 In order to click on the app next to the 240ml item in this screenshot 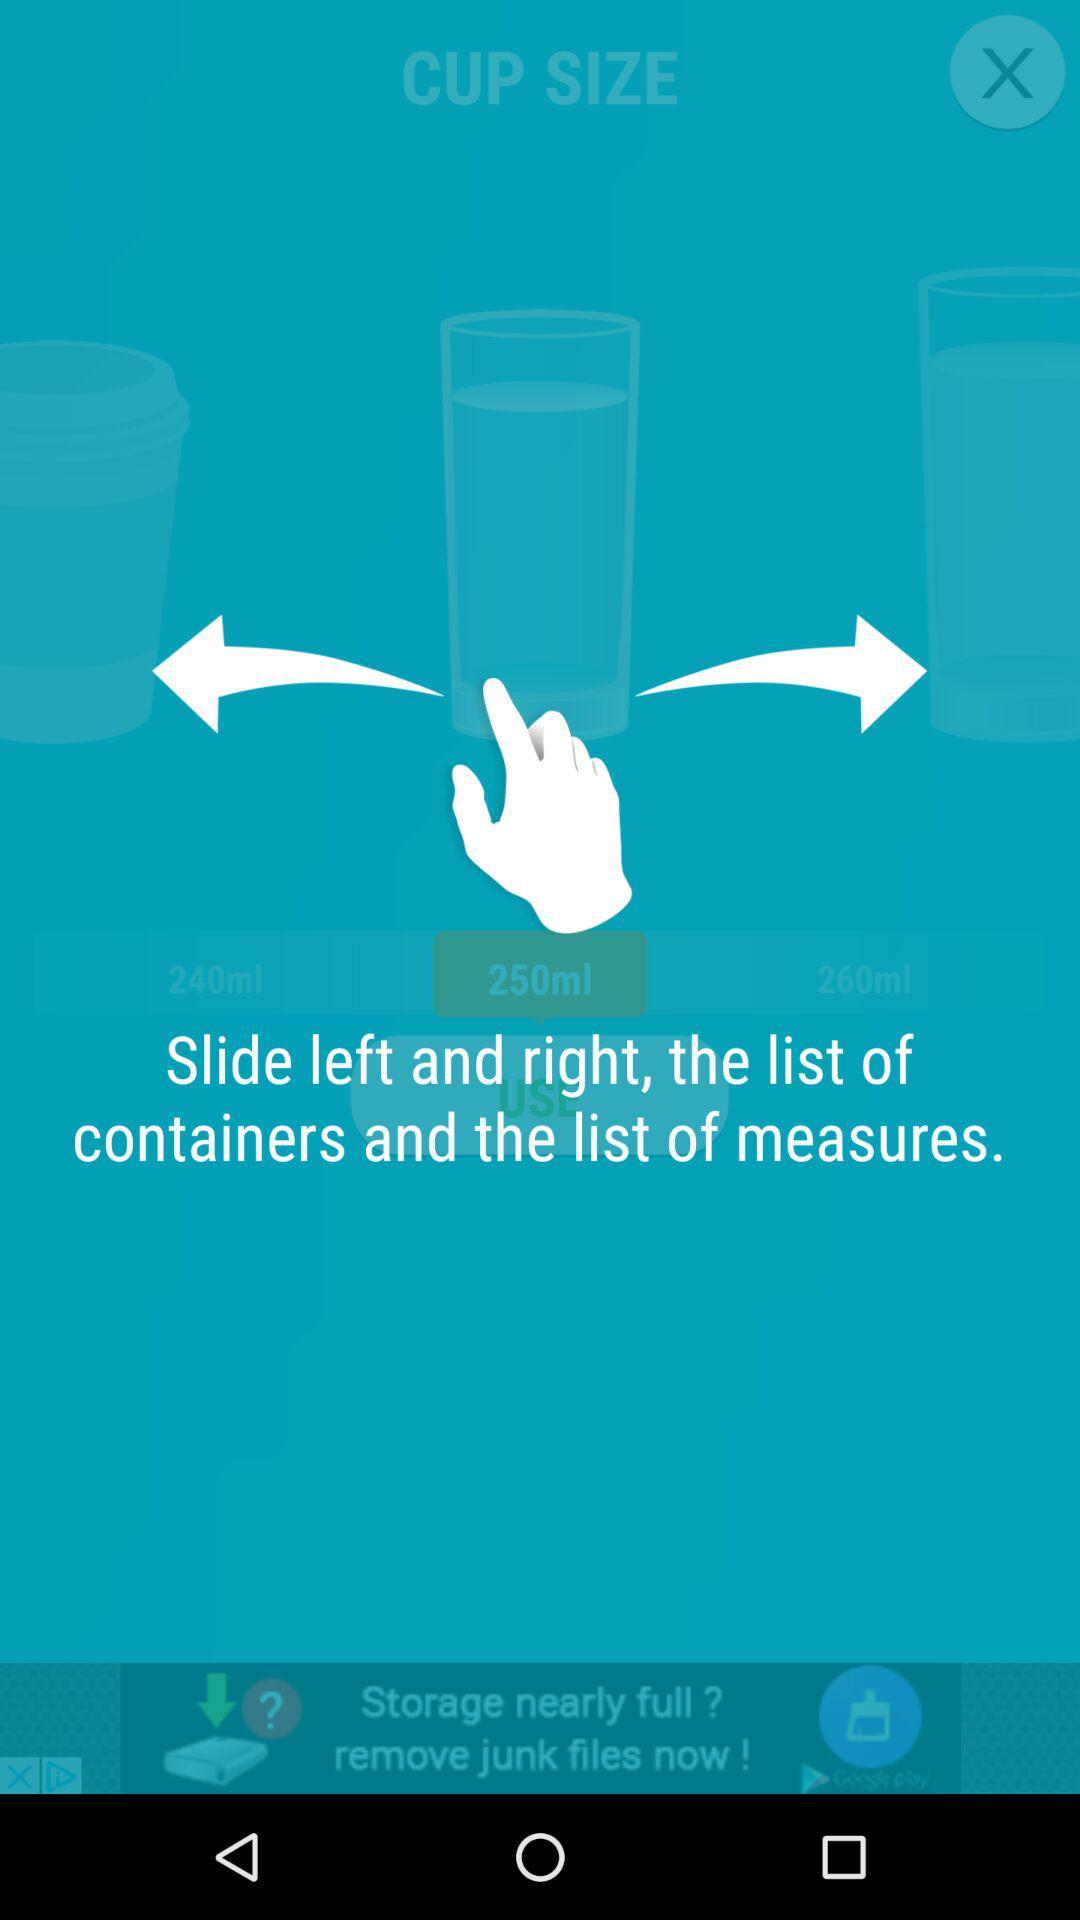, I will do `click(538, 1095)`.